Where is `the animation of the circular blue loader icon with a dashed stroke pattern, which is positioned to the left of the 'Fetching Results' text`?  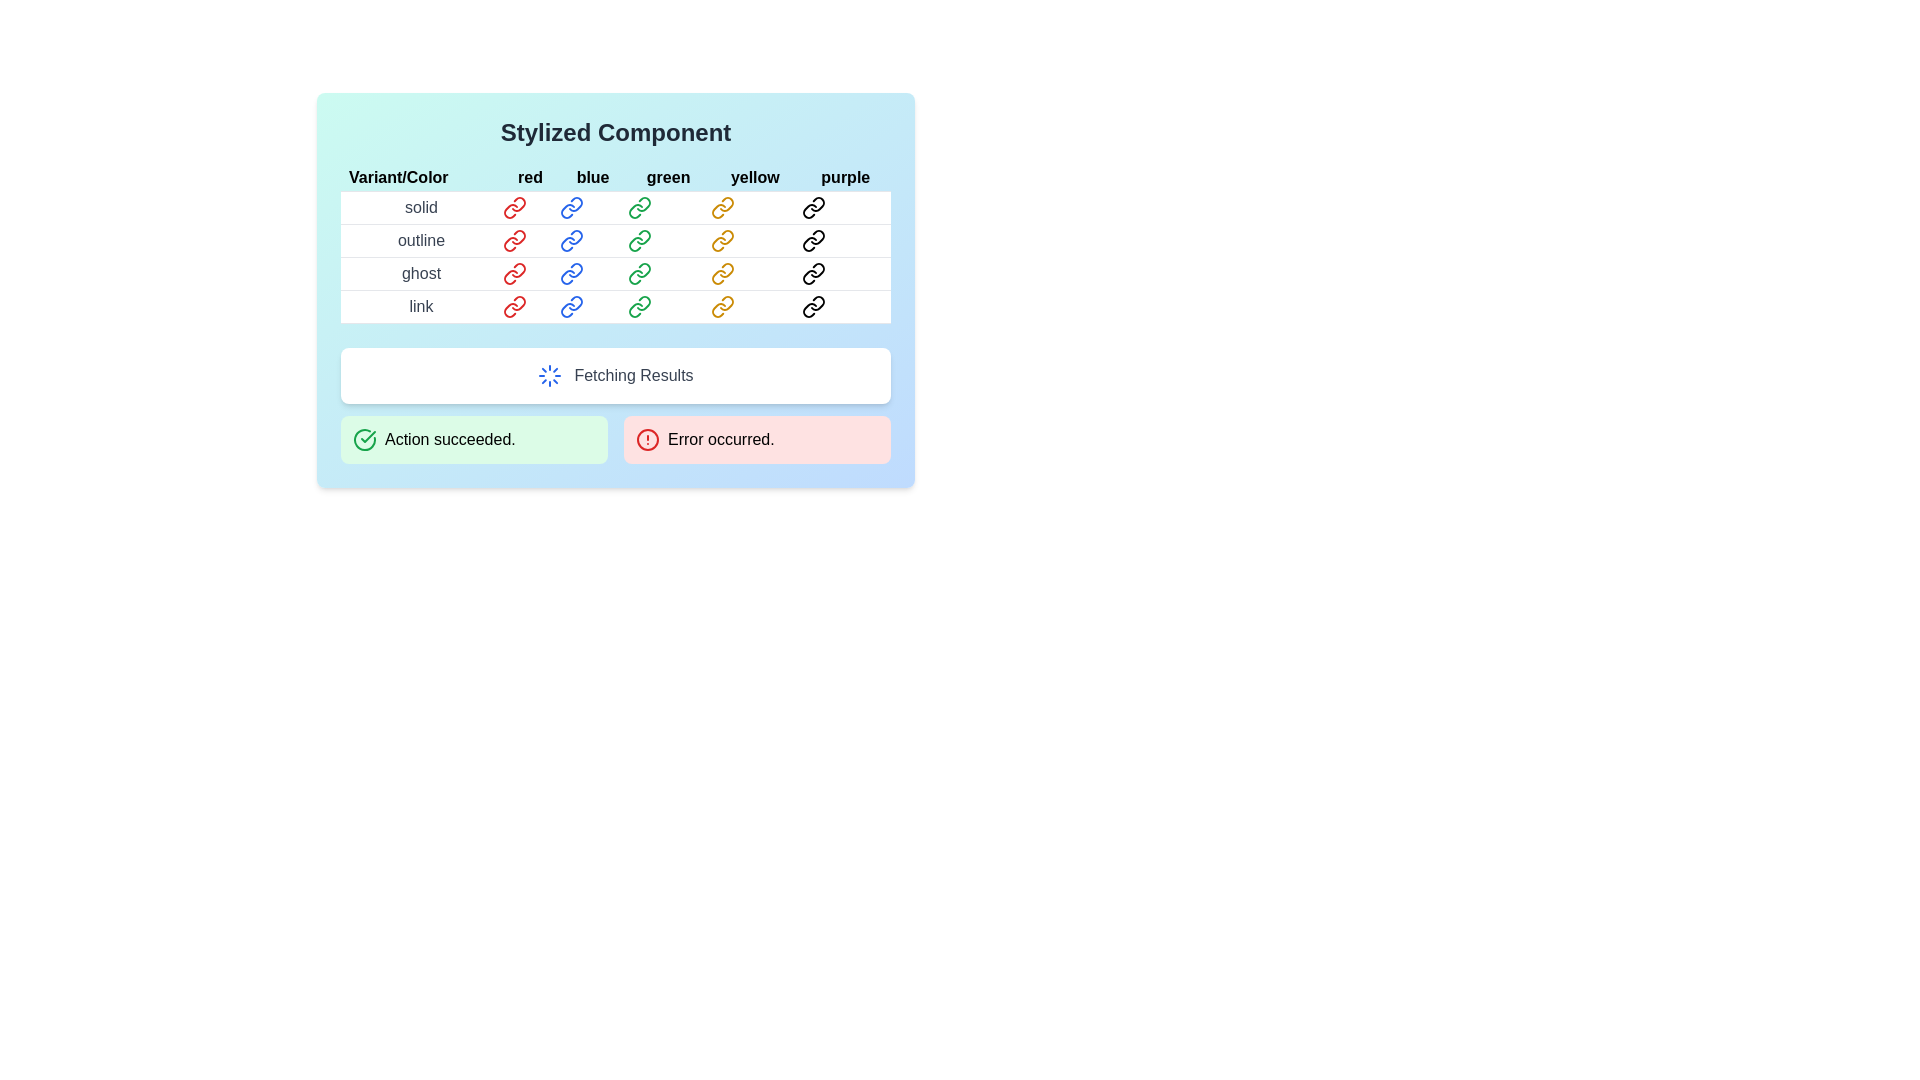 the animation of the circular blue loader icon with a dashed stroke pattern, which is positioned to the left of the 'Fetching Results' text is located at coordinates (550, 375).